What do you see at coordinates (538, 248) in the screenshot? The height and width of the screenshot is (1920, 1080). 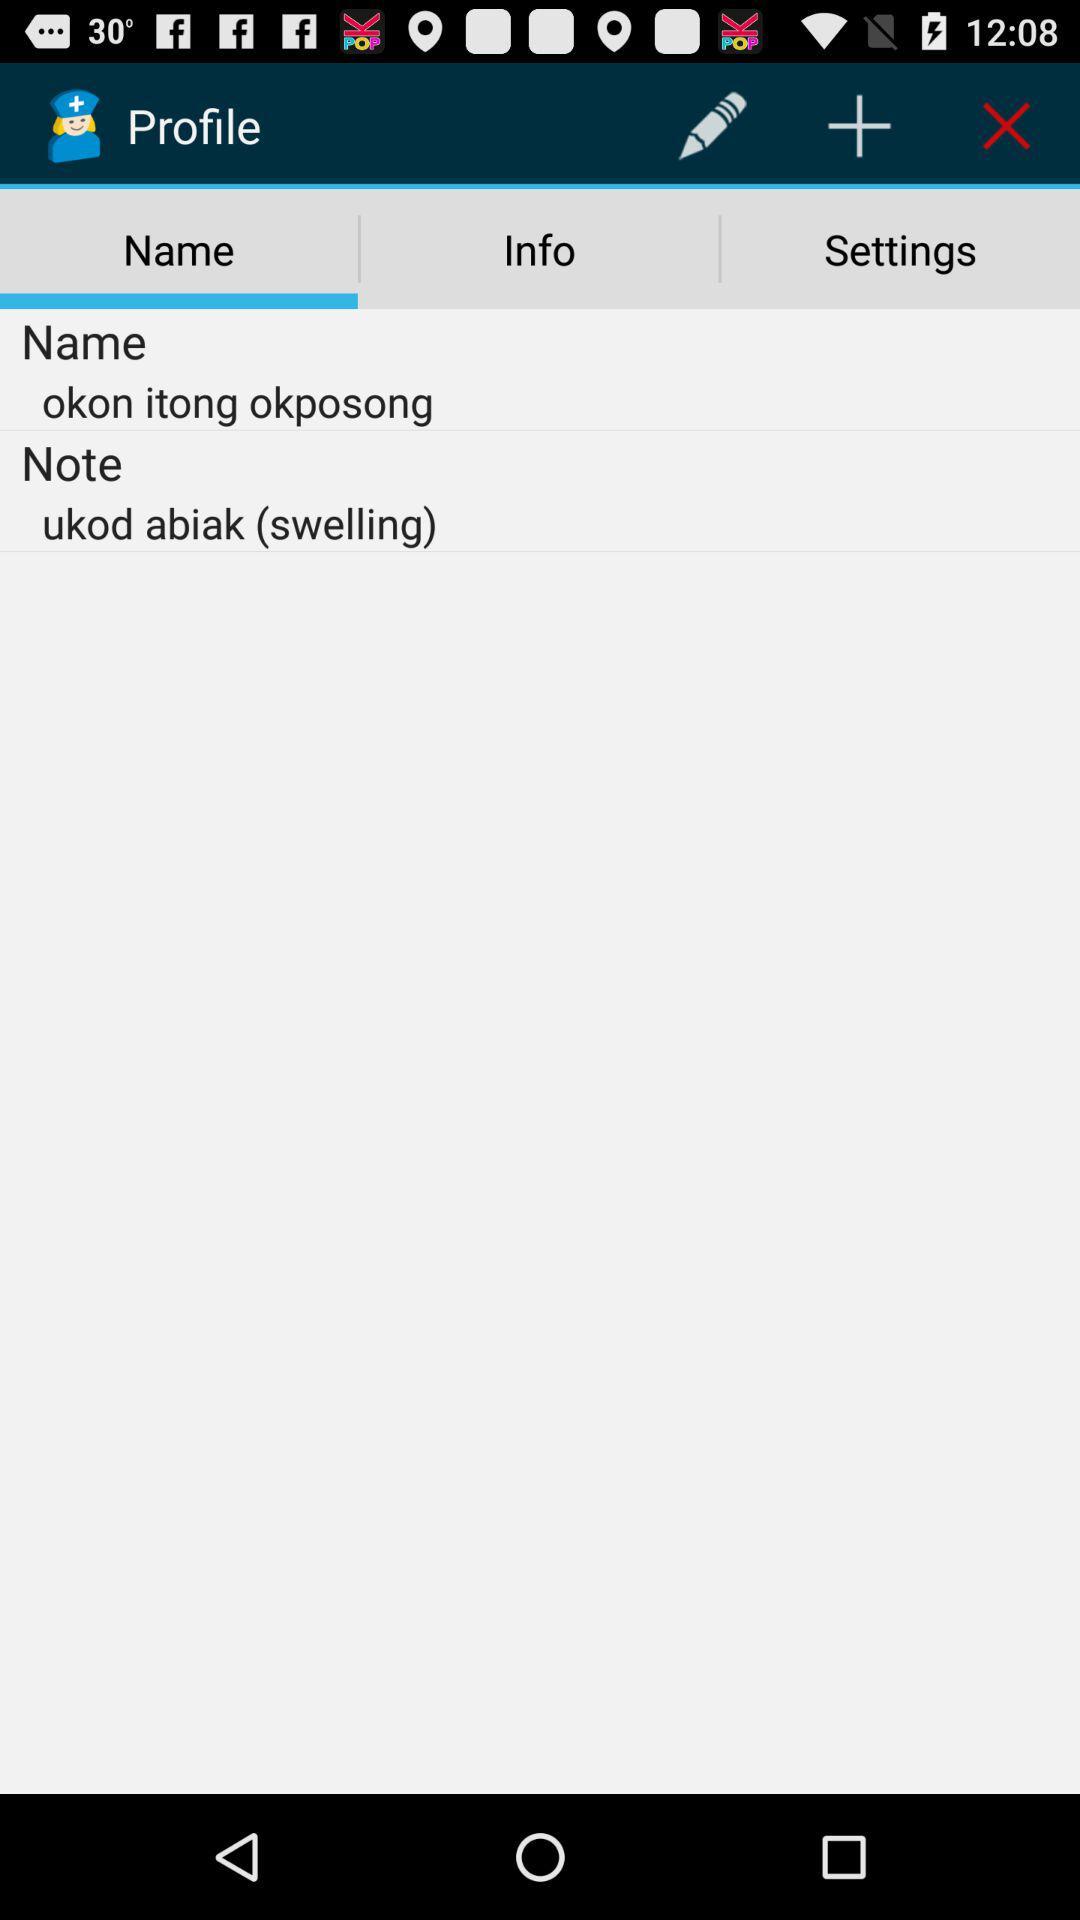 I see `the icon above the okon itong okposong item` at bounding box center [538, 248].